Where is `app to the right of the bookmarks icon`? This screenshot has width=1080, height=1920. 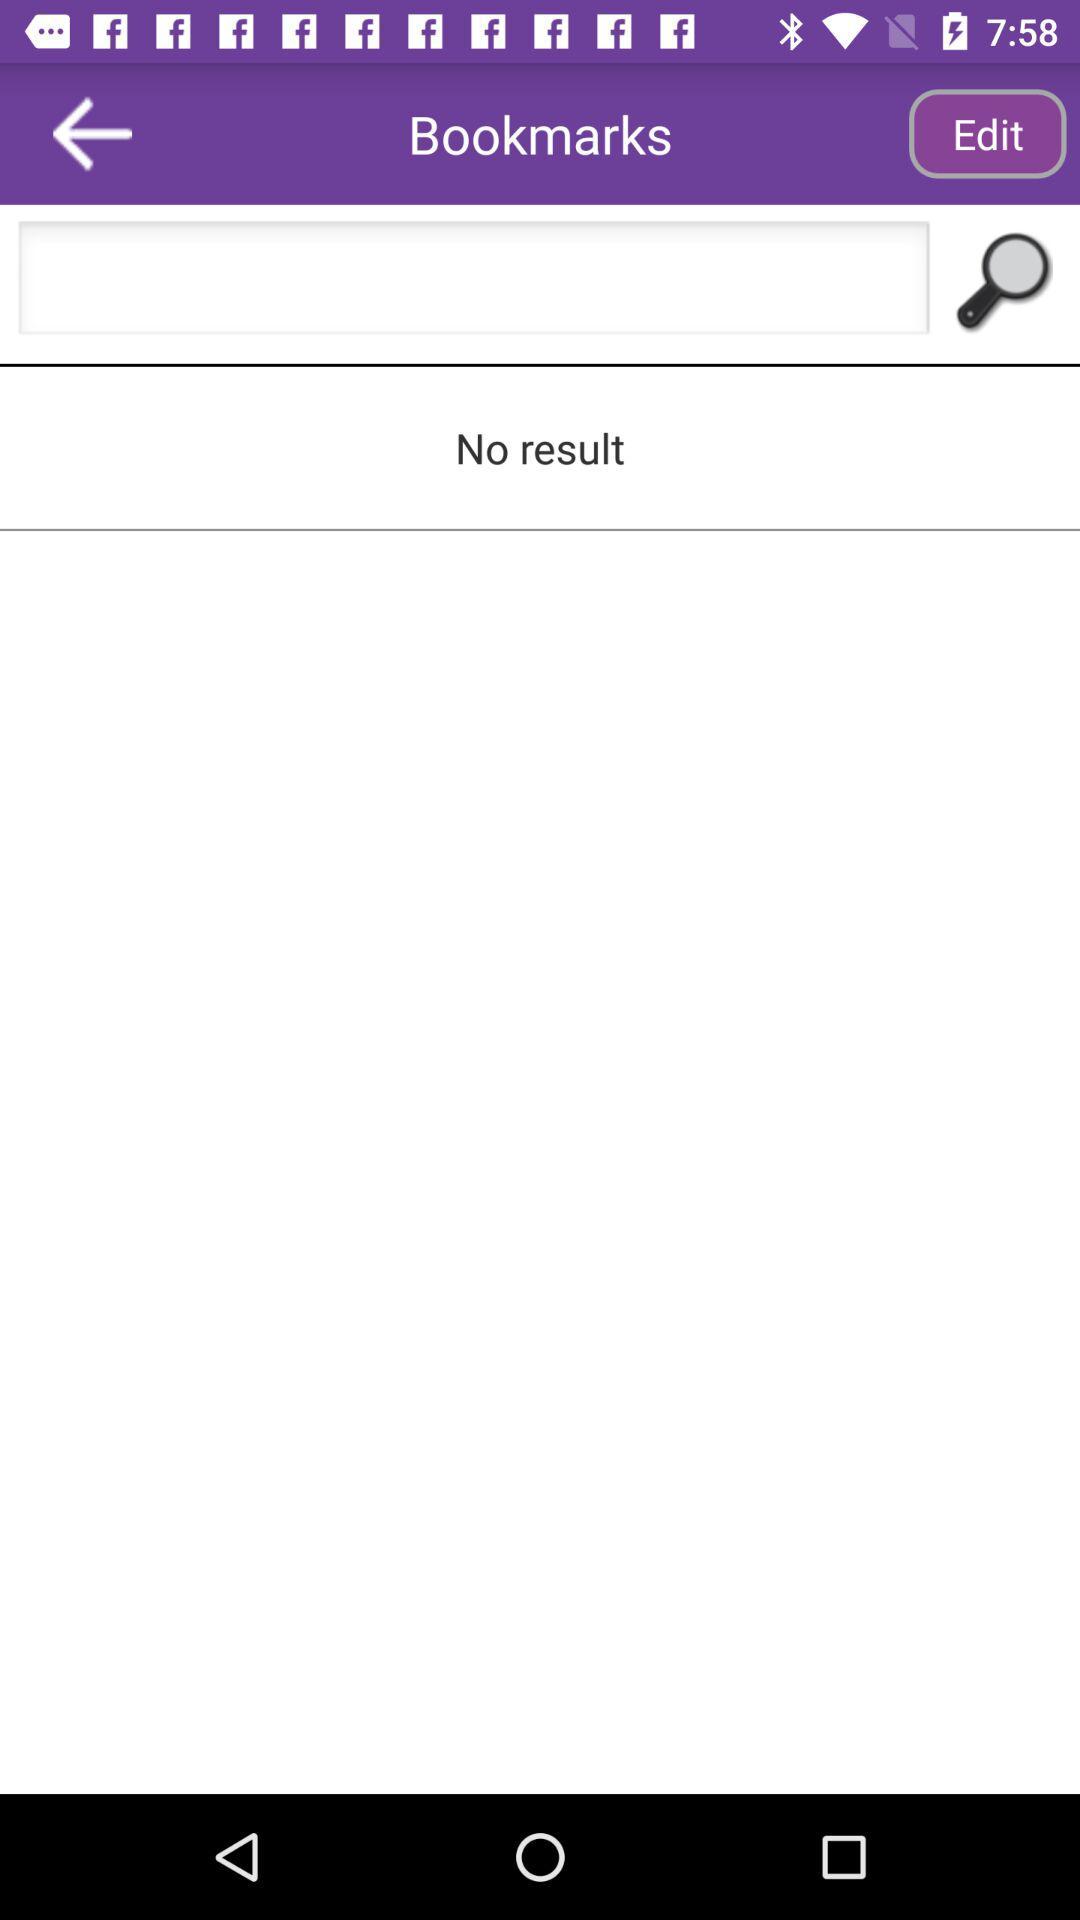 app to the right of the bookmarks icon is located at coordinates (986, 132).